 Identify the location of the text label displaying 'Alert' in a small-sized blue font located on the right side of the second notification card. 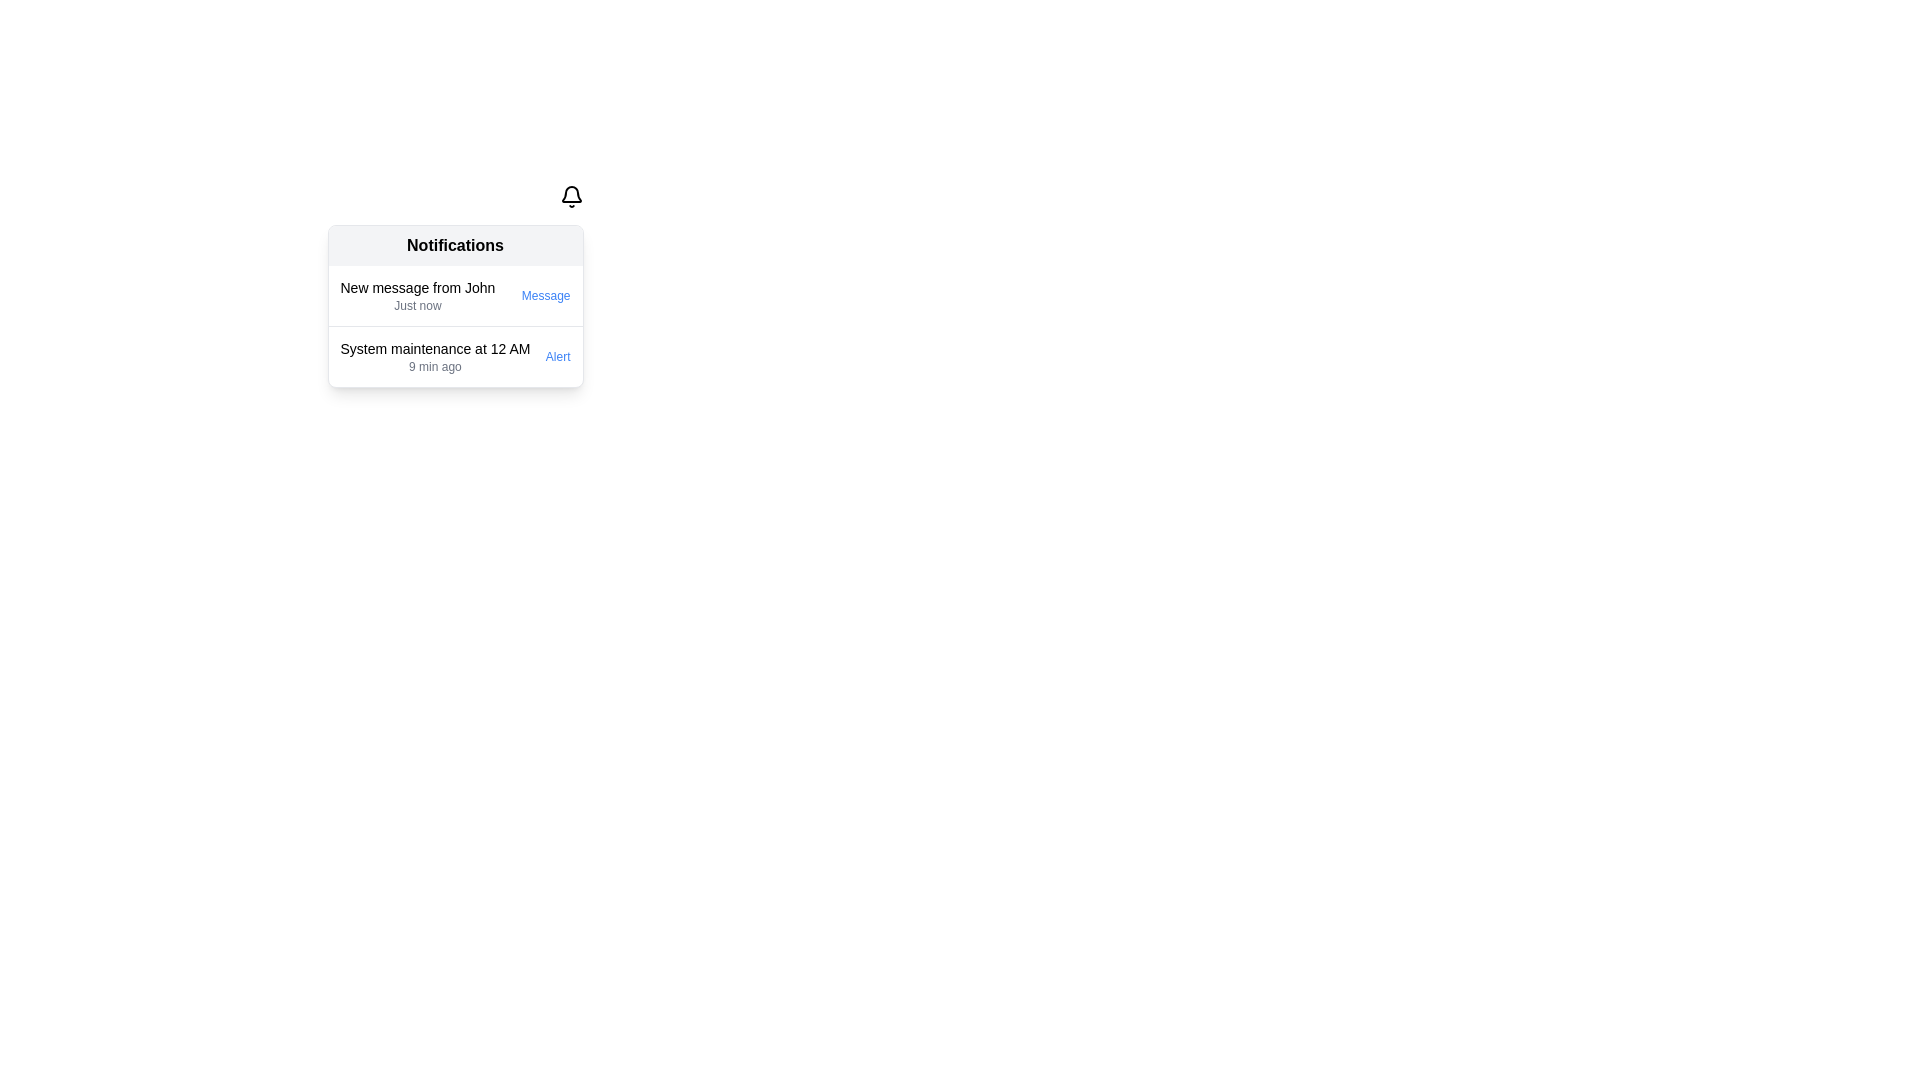
(554, 356).